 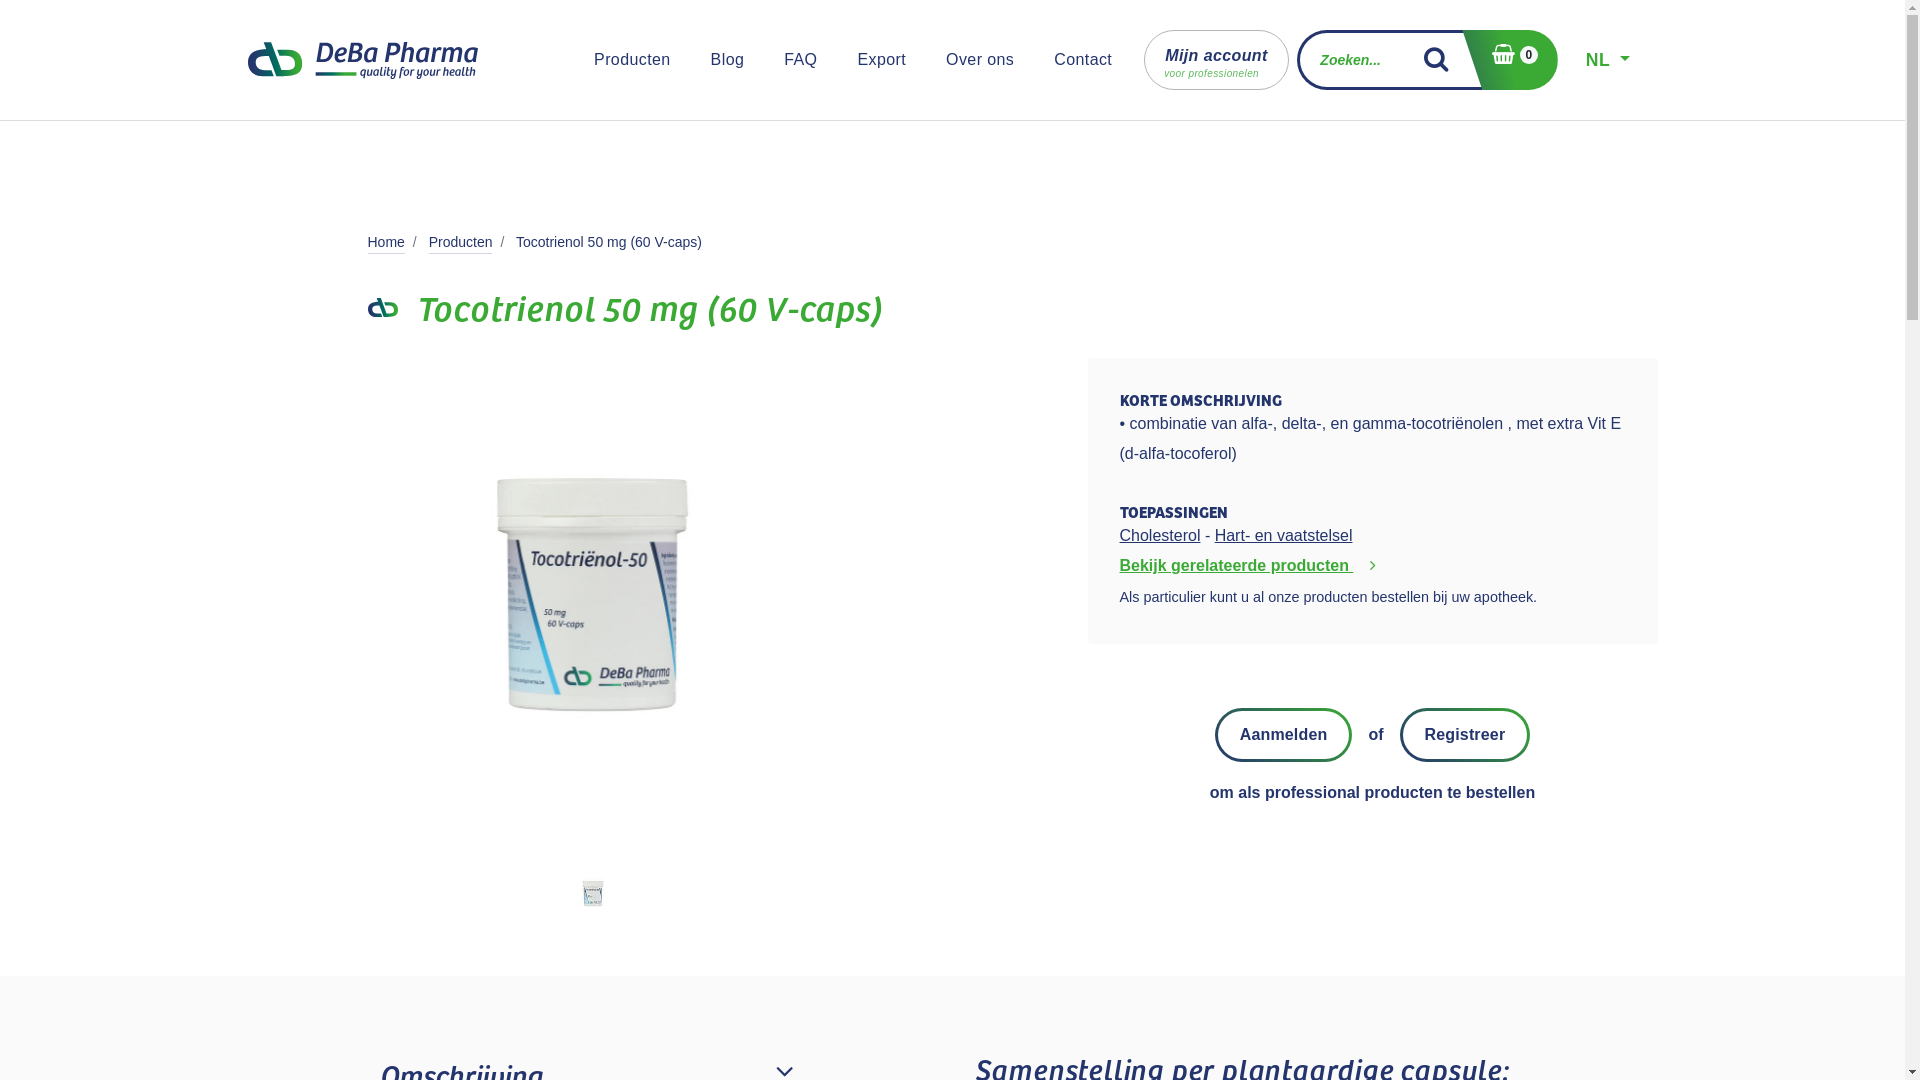 I want to click on 'Producten', so click(x=459, y=241).